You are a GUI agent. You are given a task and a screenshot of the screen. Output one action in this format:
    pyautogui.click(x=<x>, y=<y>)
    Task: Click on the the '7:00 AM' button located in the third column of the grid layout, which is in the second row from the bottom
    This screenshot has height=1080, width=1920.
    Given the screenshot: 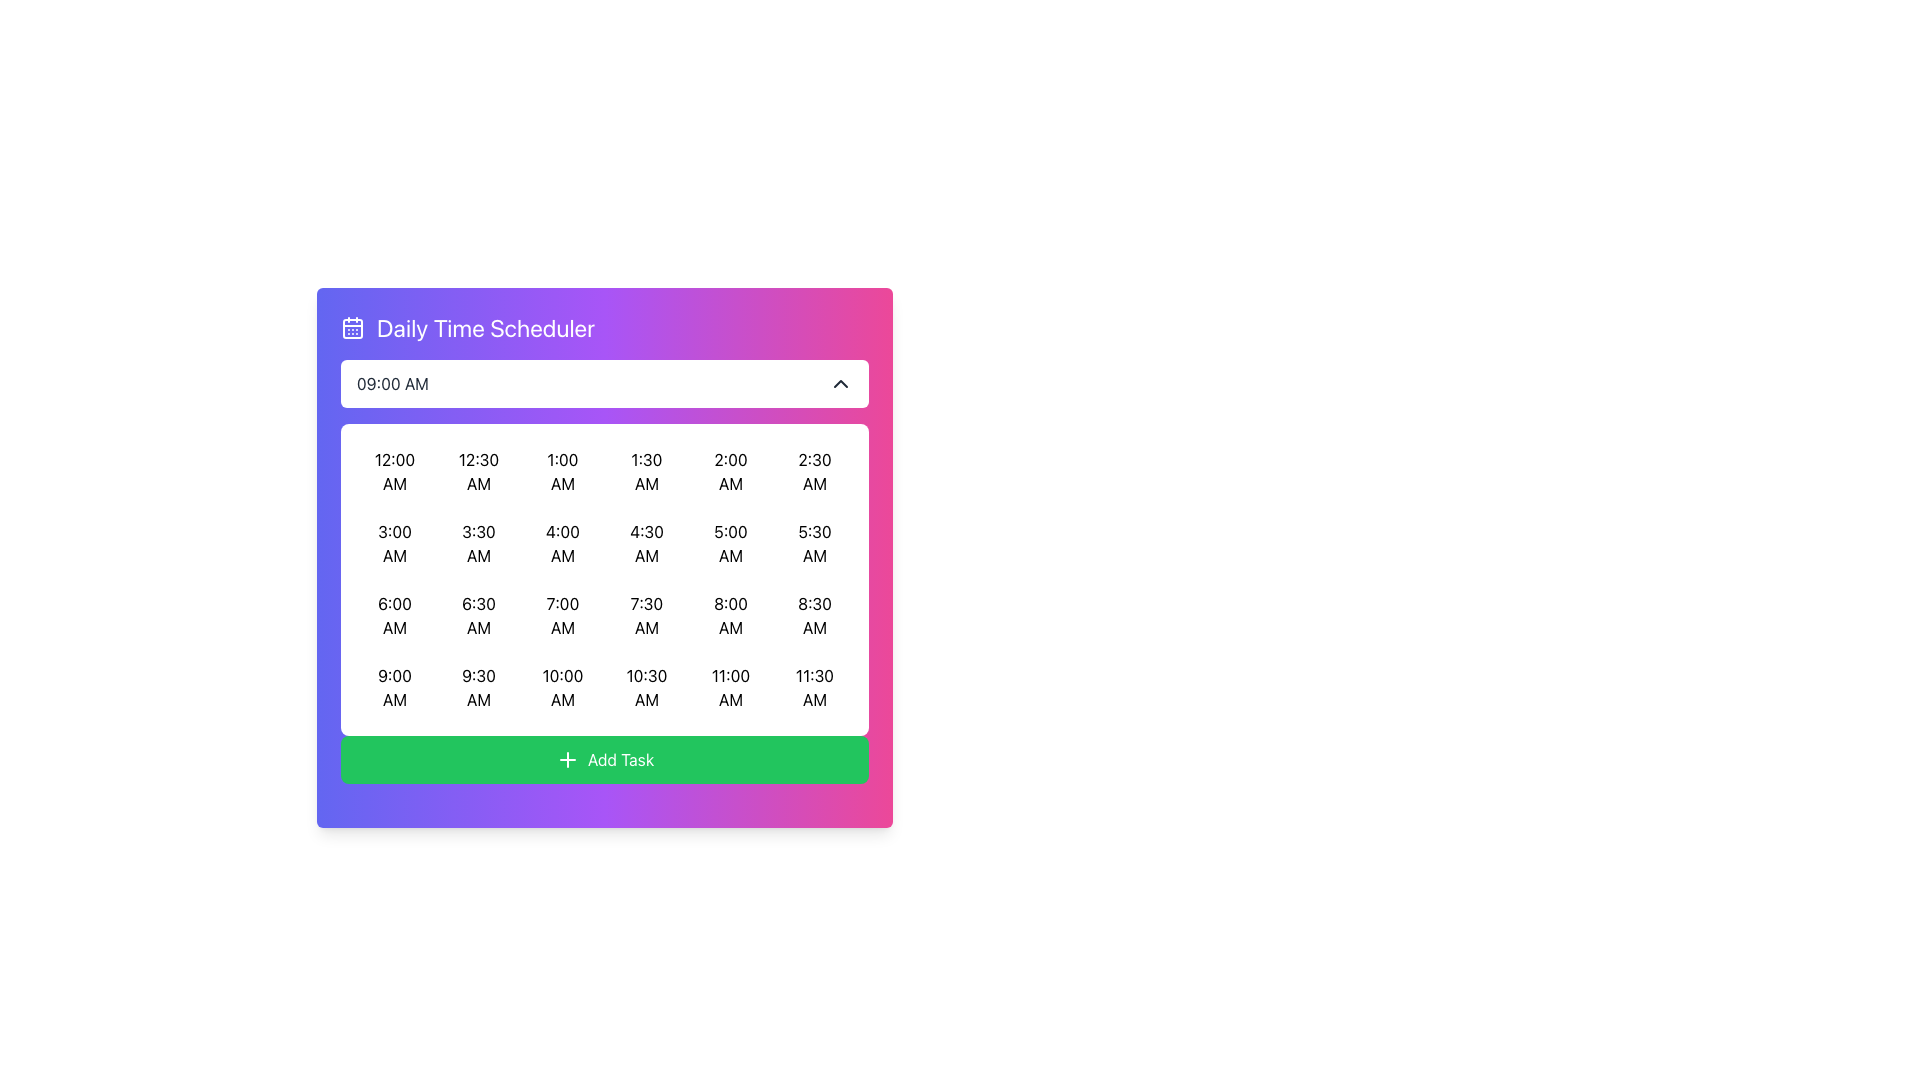 What is the action you would take?
    pyautogui.click(x=561, y=615)
    